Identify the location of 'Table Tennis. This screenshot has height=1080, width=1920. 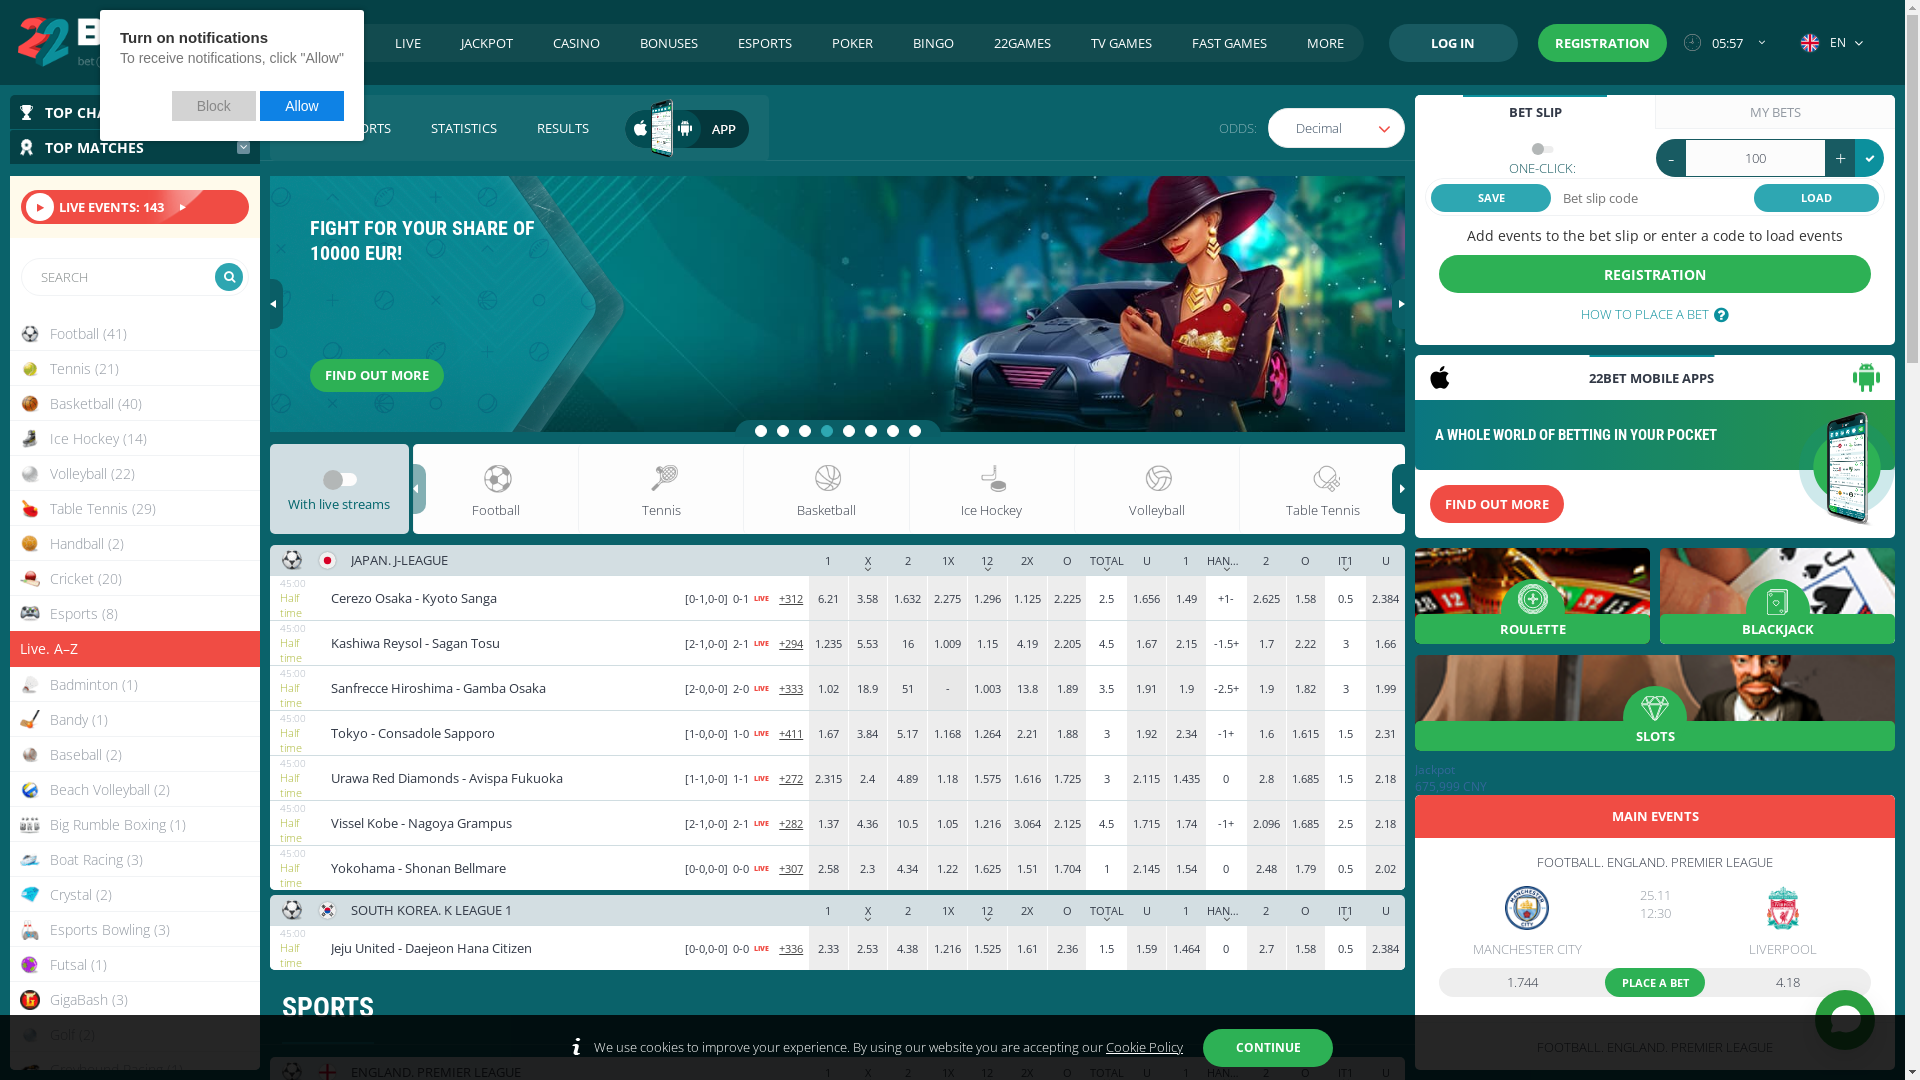
(9, 507).